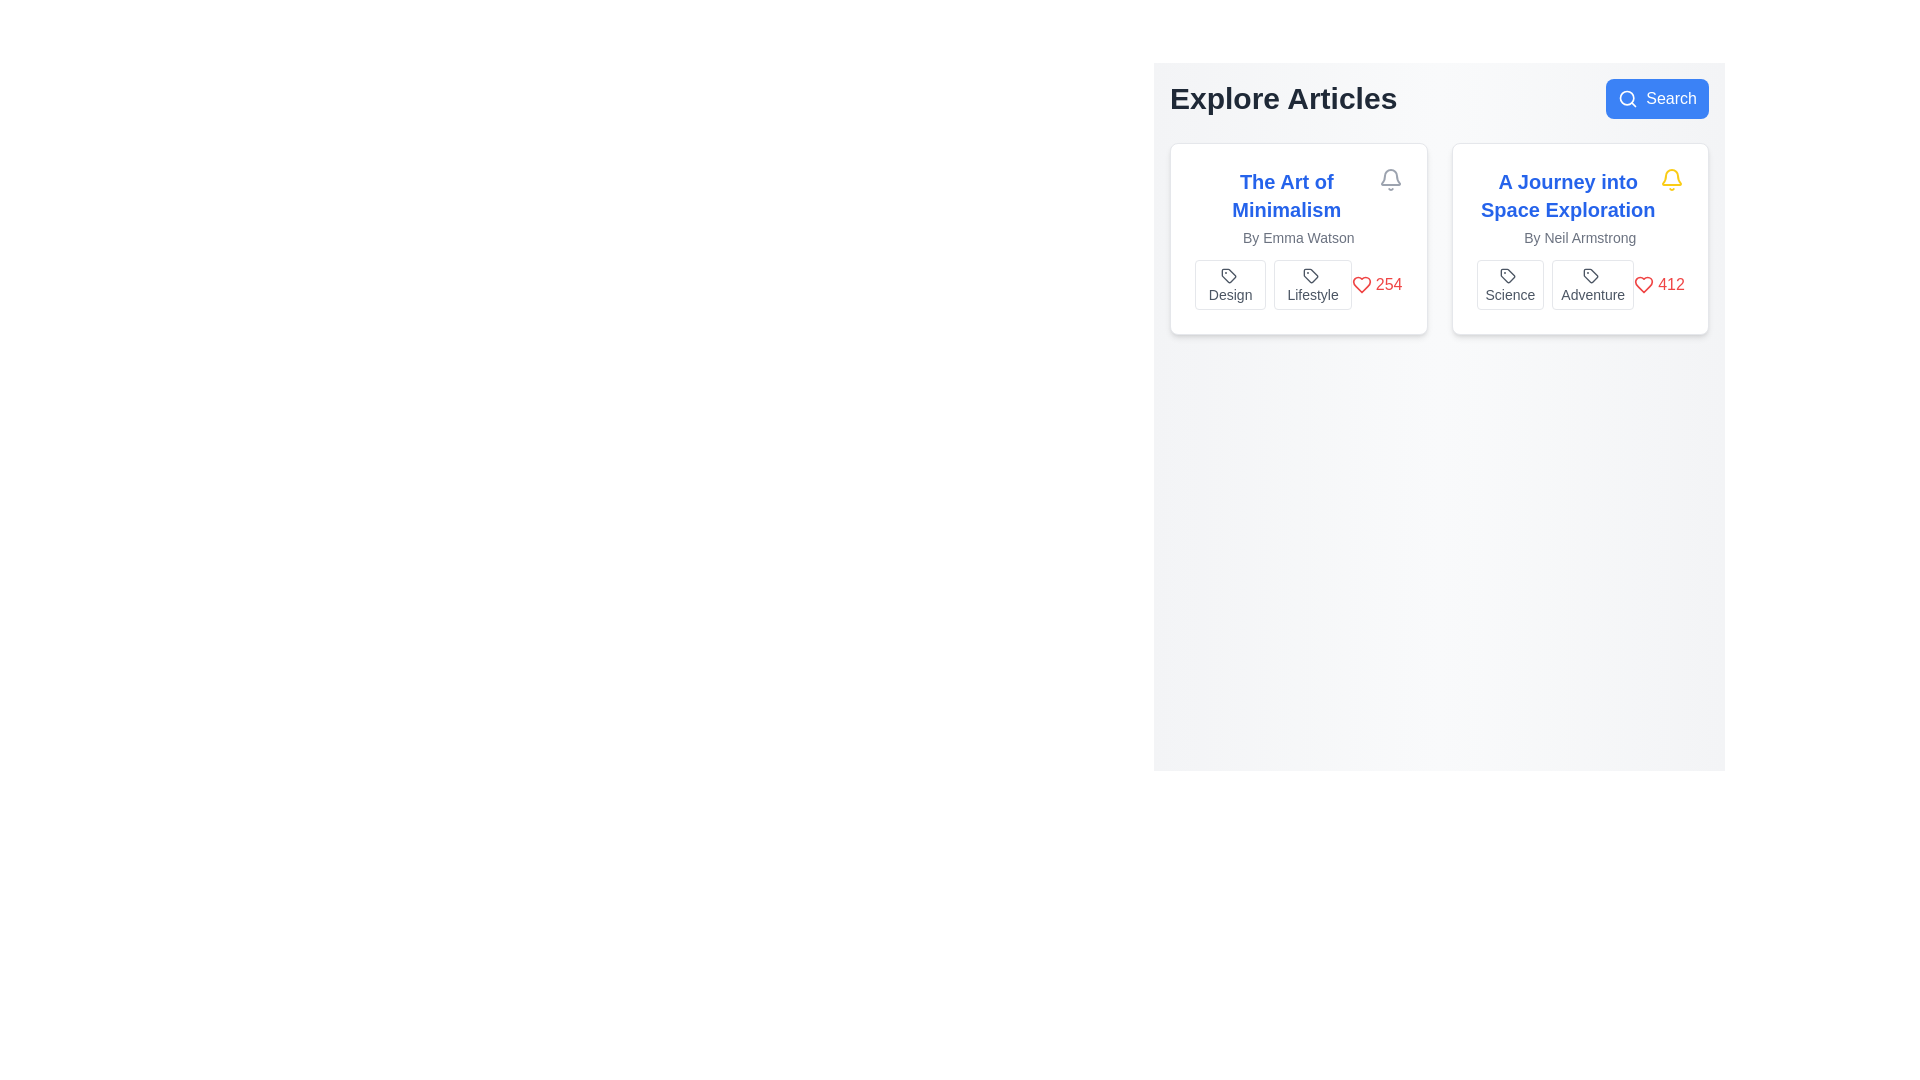 This screenshot has width=1920, height=1080. Describe the element at coordinates (1579, 208) in the screenshot. I see `the Text element displaying the title 'A Journey into Space Exploration' and the subtitle 'By Neil Armstrong', which is located in the top section of the second card` at that location.